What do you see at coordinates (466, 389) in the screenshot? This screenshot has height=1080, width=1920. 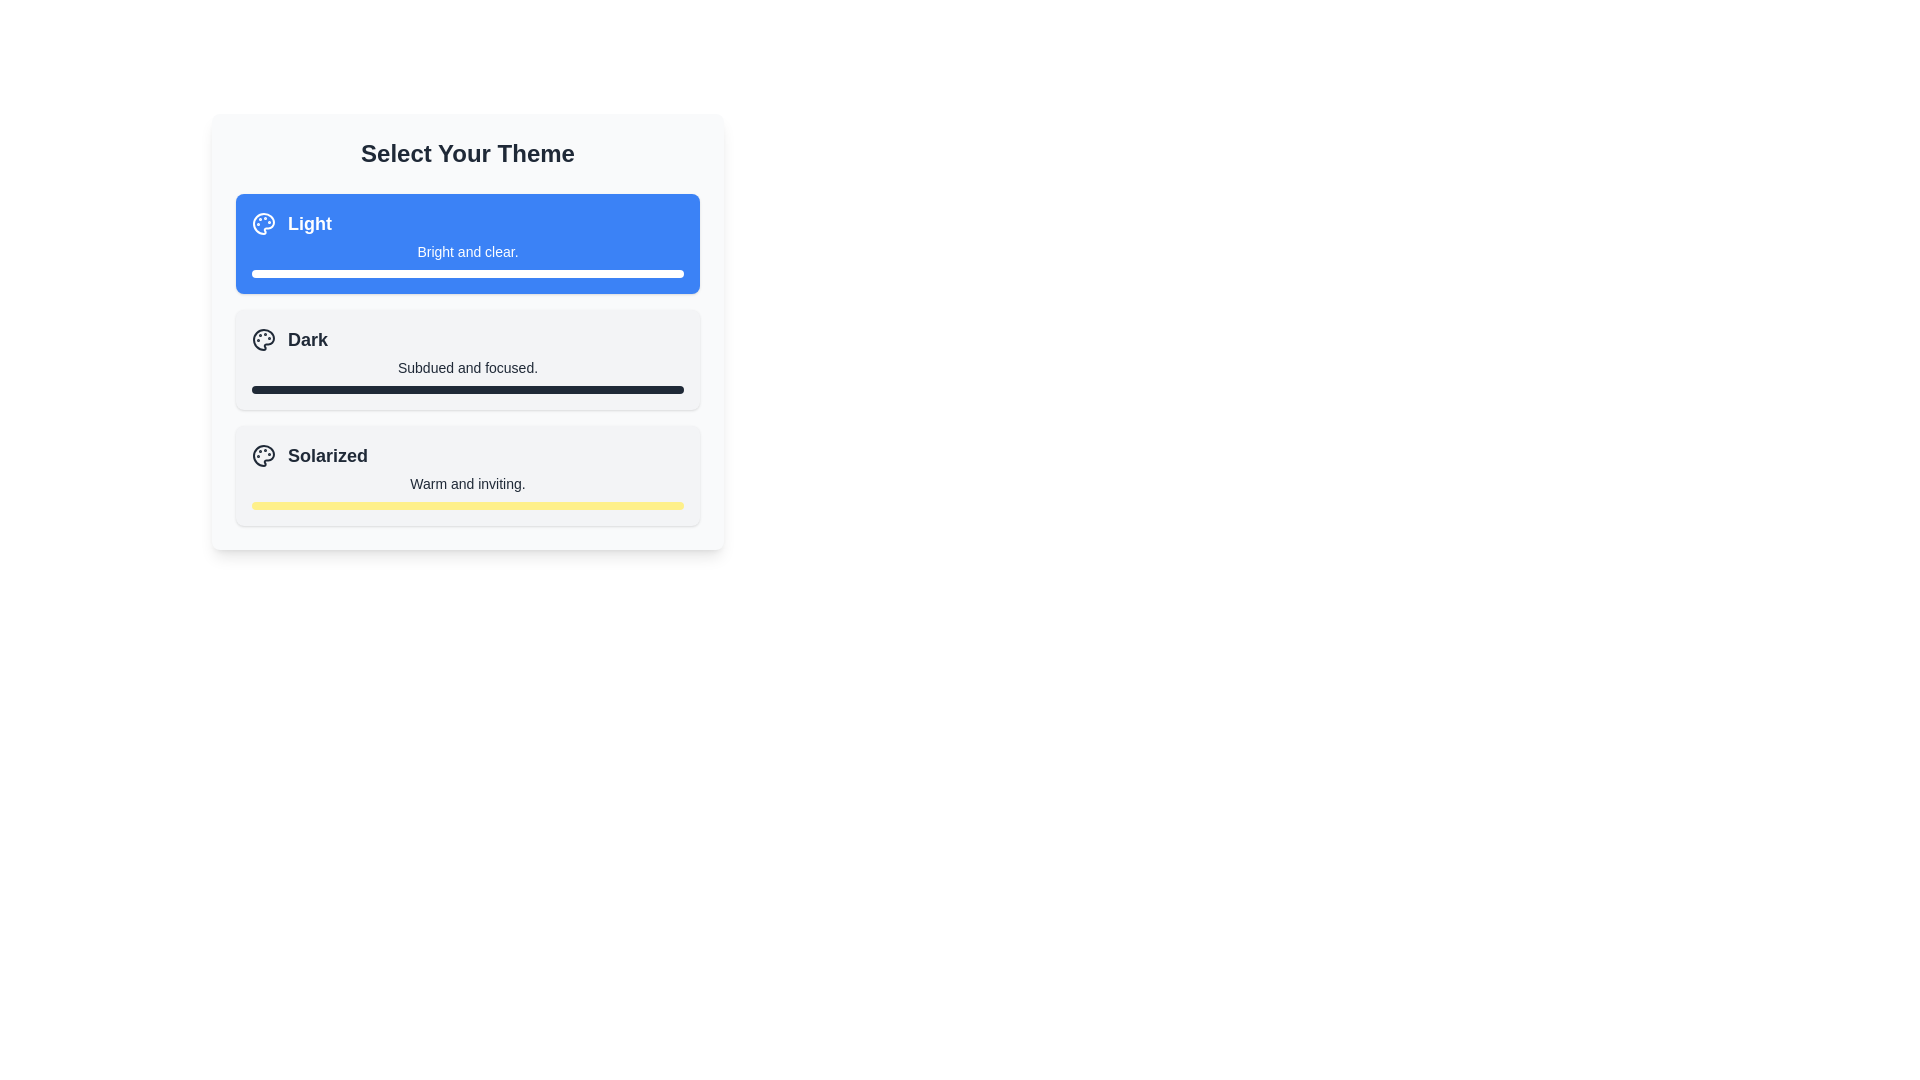 I see `the thin, horizontal dark gray progress bar located below the 'Subdued and focused.' text in the second theme selection card` at bounding box center [466, 389].